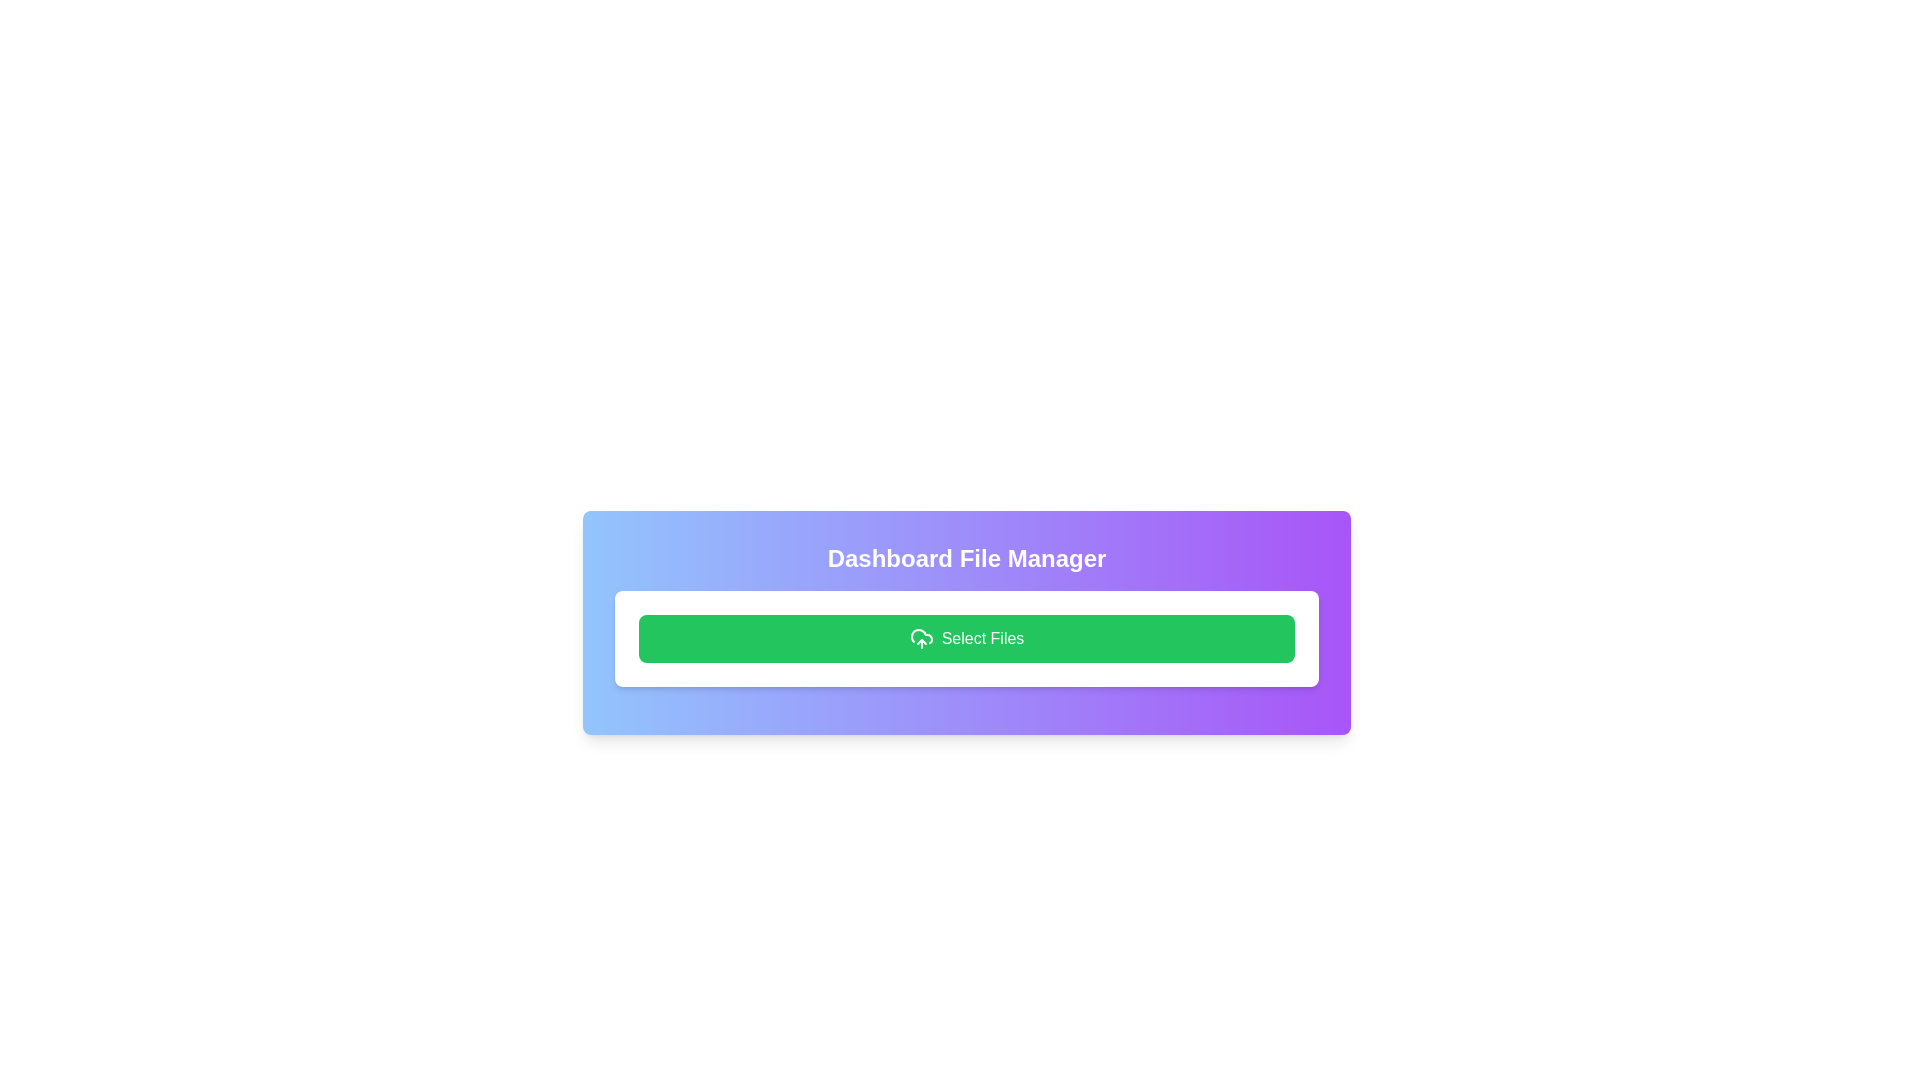 This screenshot has height=1080, width=1920. Describe the element at coordinates (920, 636) in the screenshot. I see `the cloud graphic icon located on the left side of the 'Select Files' button inside the green rectangle` at that location.